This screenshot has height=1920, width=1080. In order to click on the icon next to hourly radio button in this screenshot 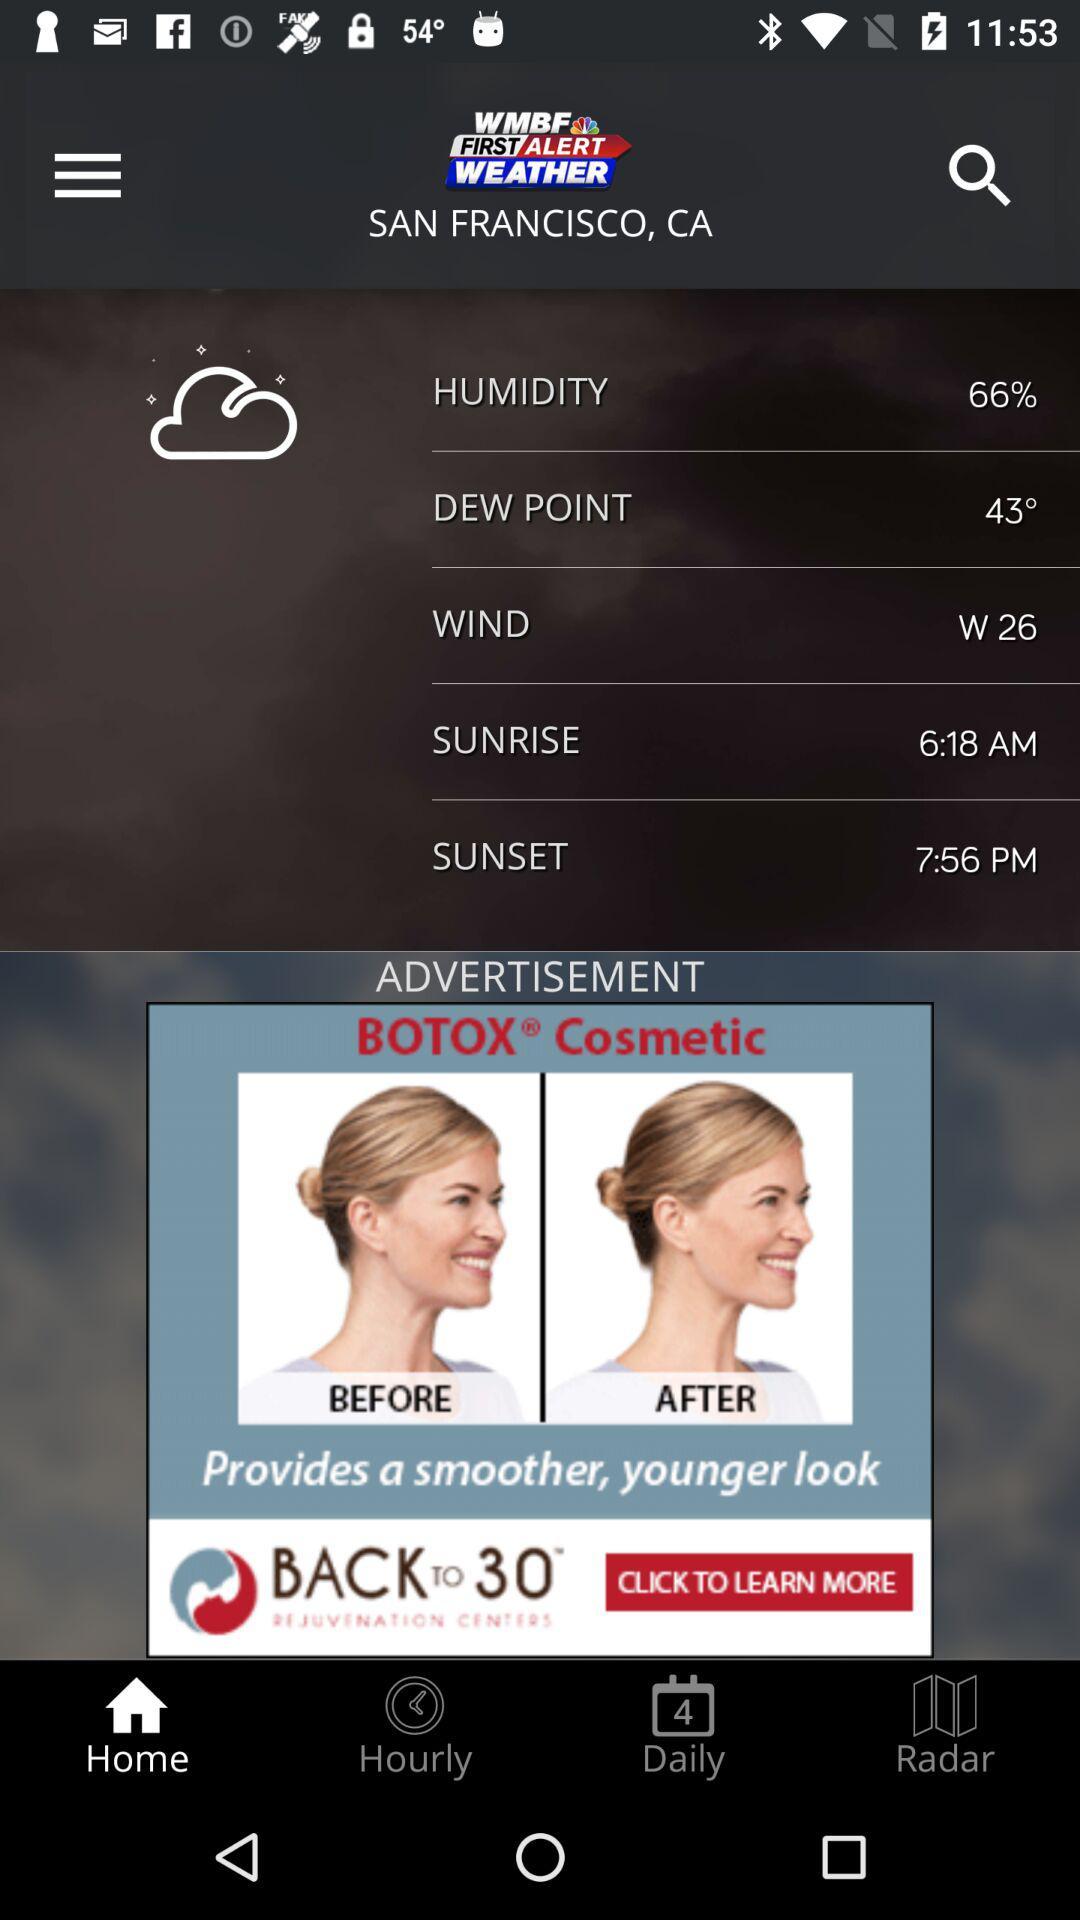, I will do `click(682, 1726)`.